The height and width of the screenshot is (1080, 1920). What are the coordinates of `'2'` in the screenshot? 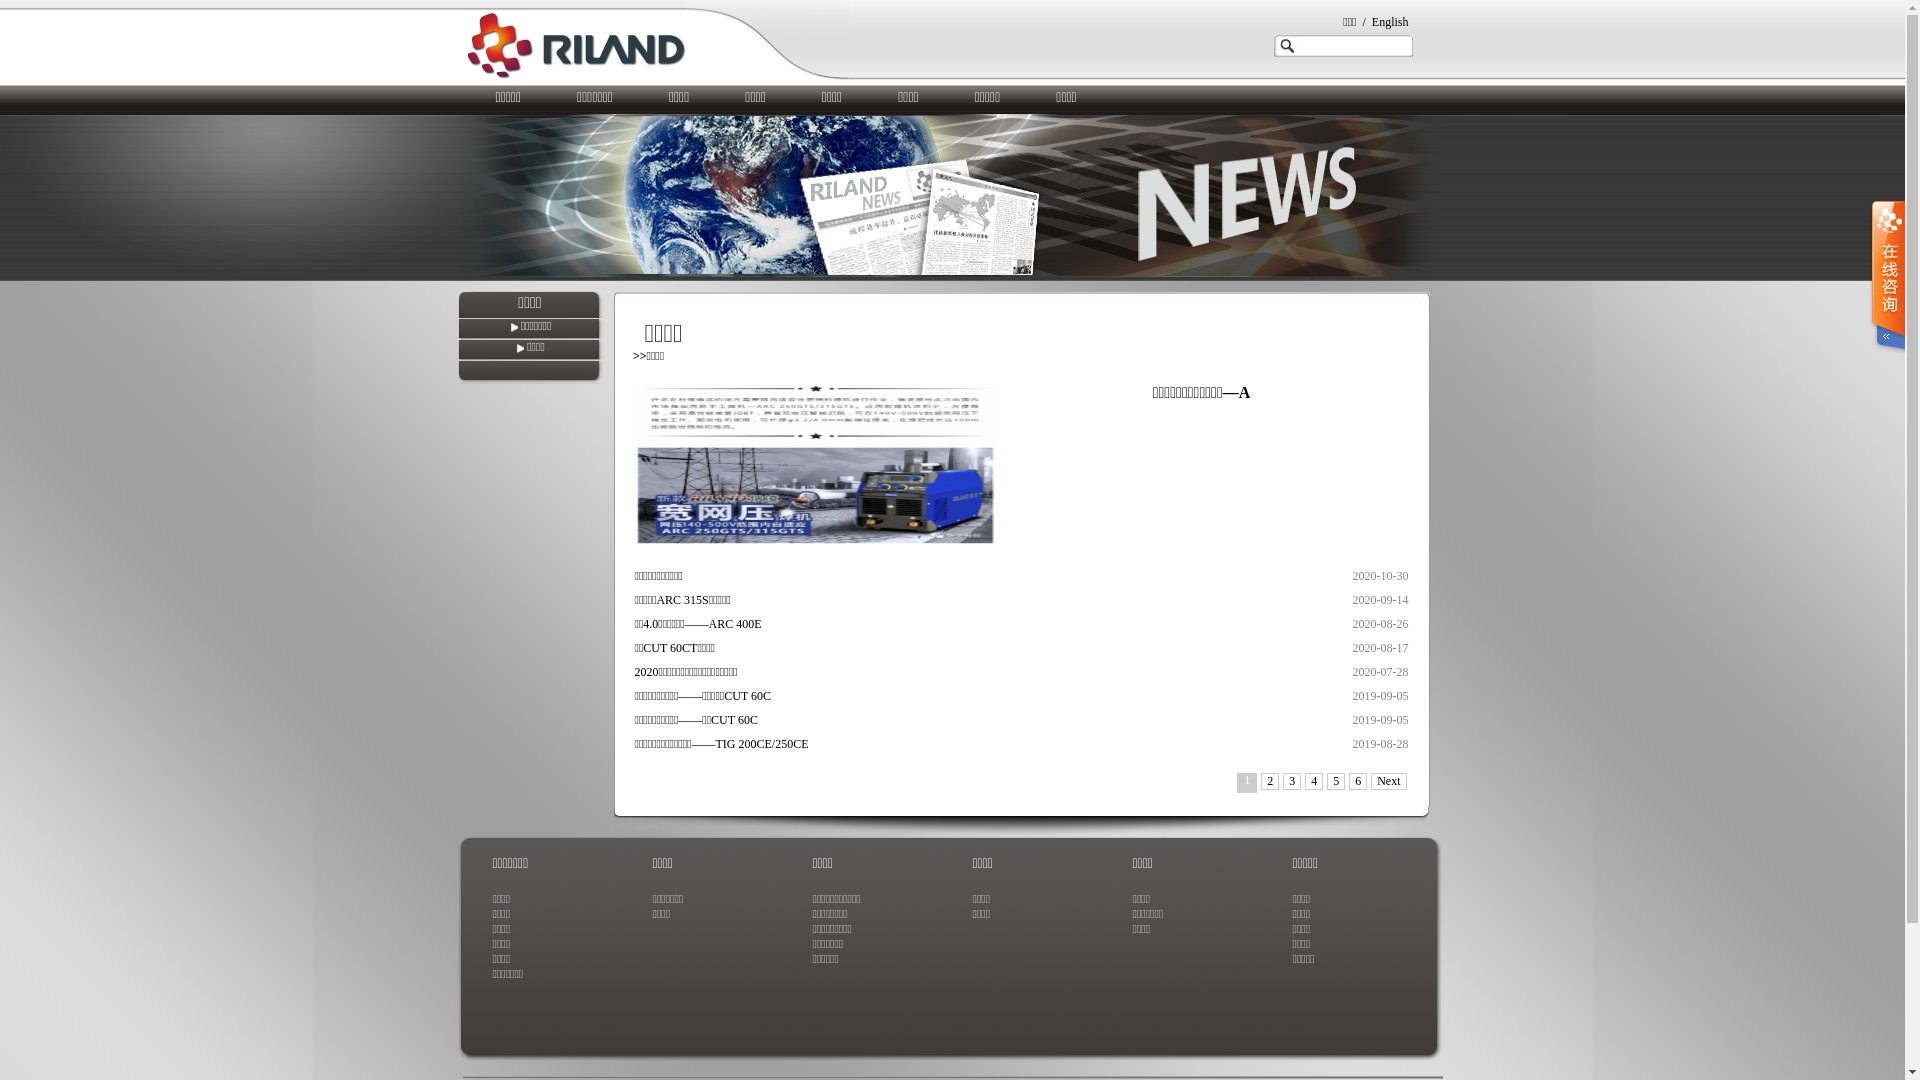 It's located at (1269, 780).